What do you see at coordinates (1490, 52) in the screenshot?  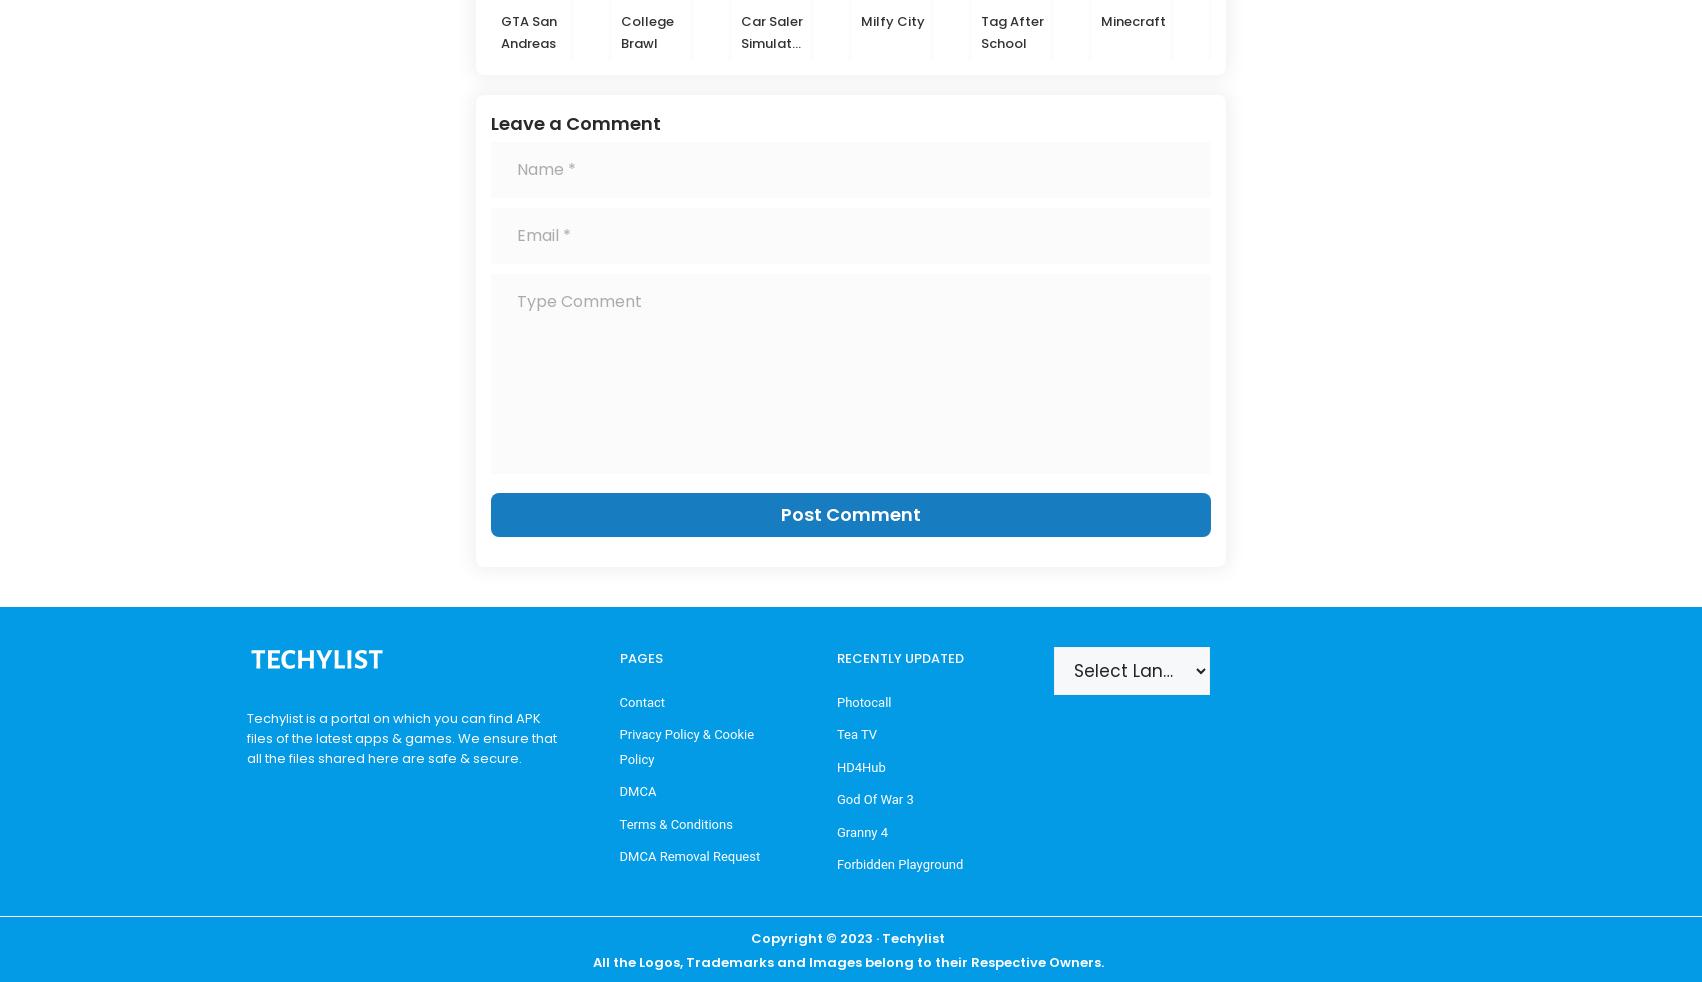 I see `'Hailey's Treasure Adventure'` at bounding box center [1490, 52].